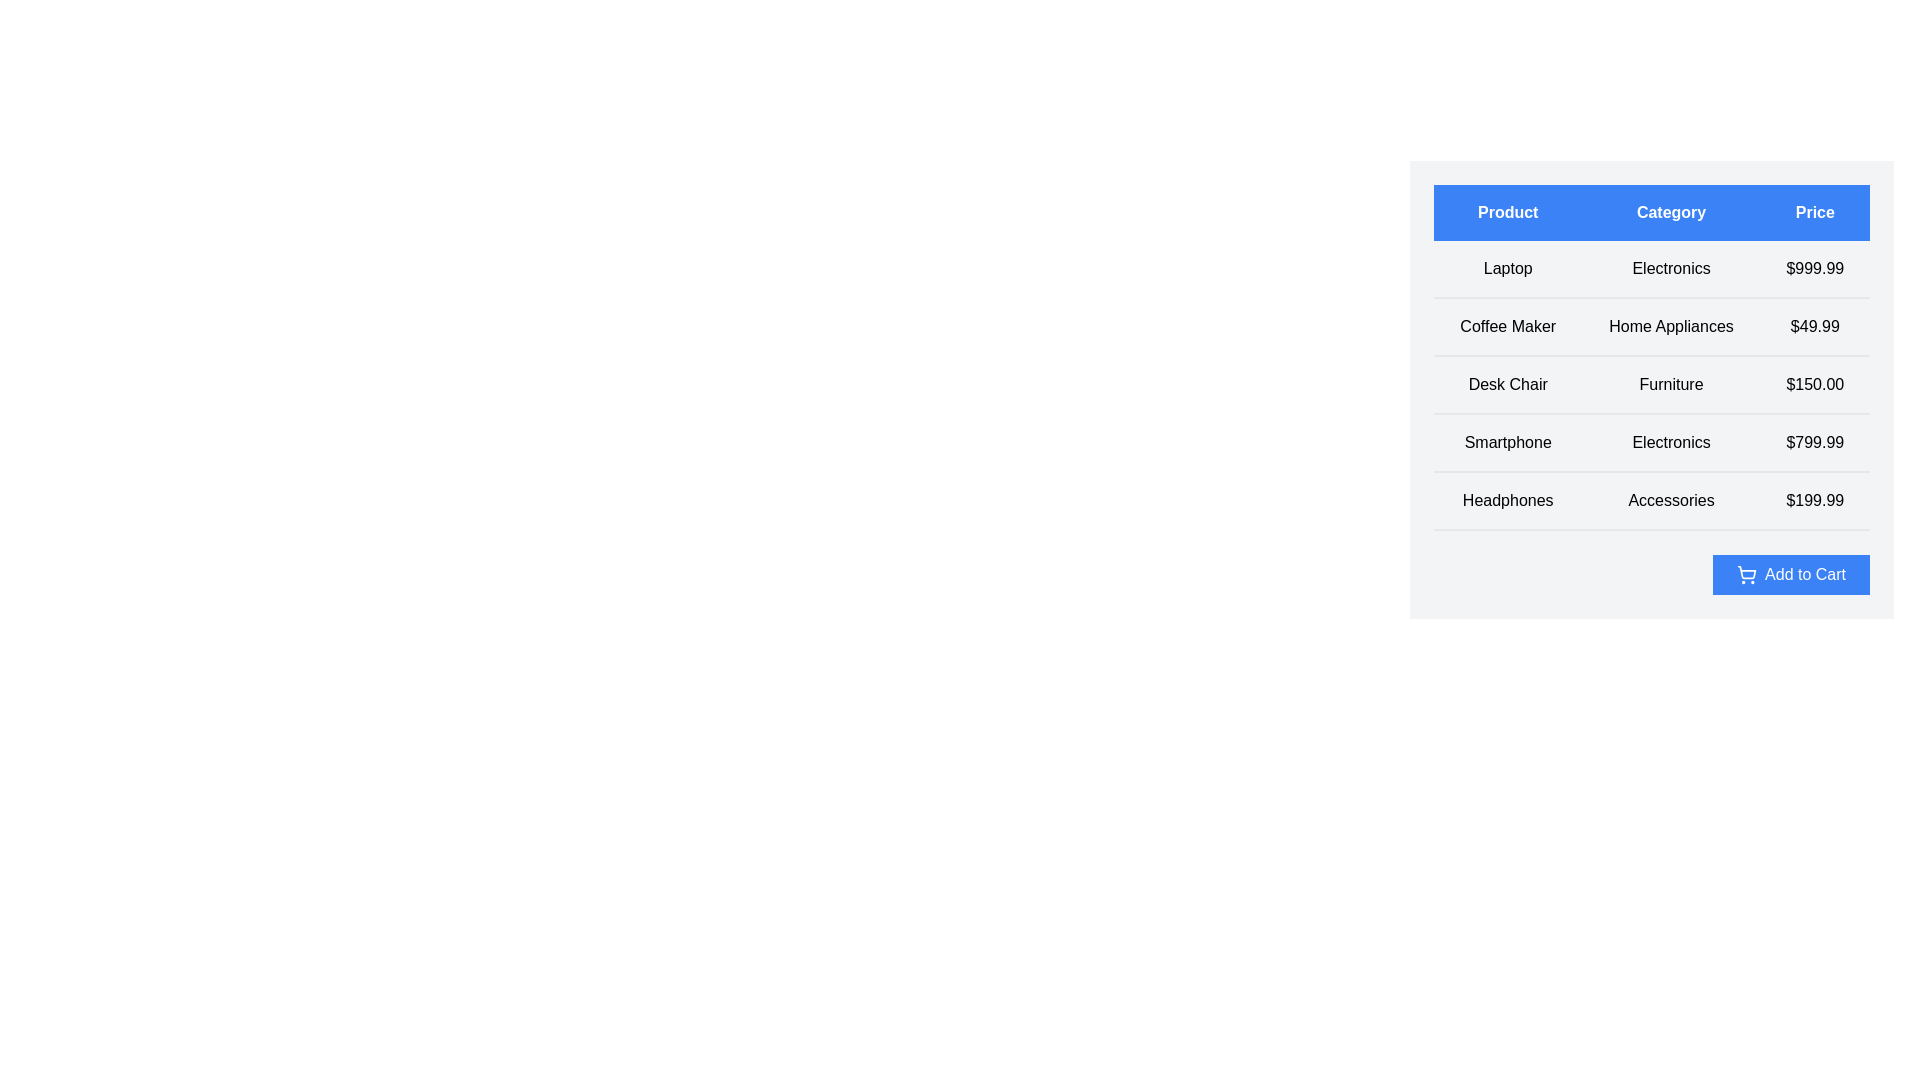 The image size is (1920, 1080). What do you see at coordinates (1815, 500) in the screenshot?
I see `the static text displaying the price of the product in the rightmost column of the row labeled 'Headphones'` at bounding box center [1815, 500].